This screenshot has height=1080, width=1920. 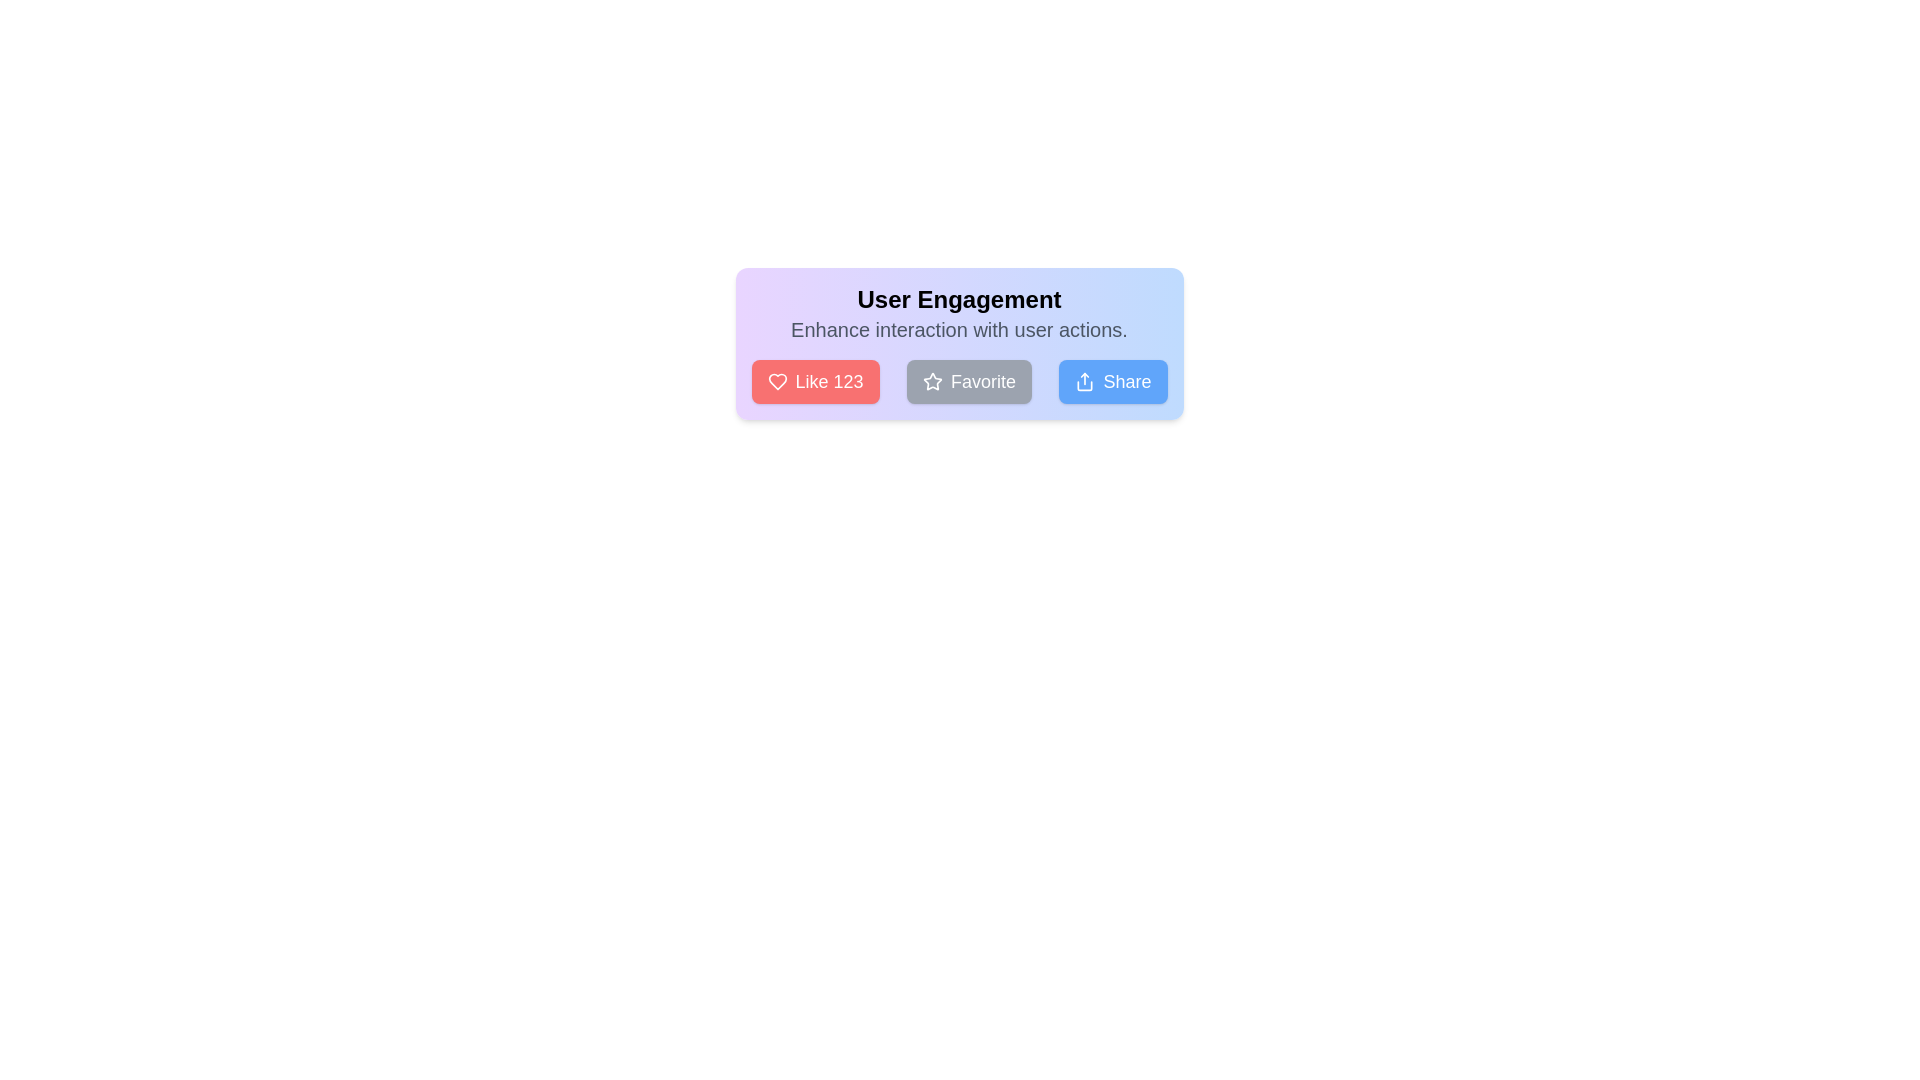 I want to click on the horizontally aligned gray text that reads 'Enhance interaction with user actions.' positioned below the 'User Engagement' heading, so click(x=958, y=329).